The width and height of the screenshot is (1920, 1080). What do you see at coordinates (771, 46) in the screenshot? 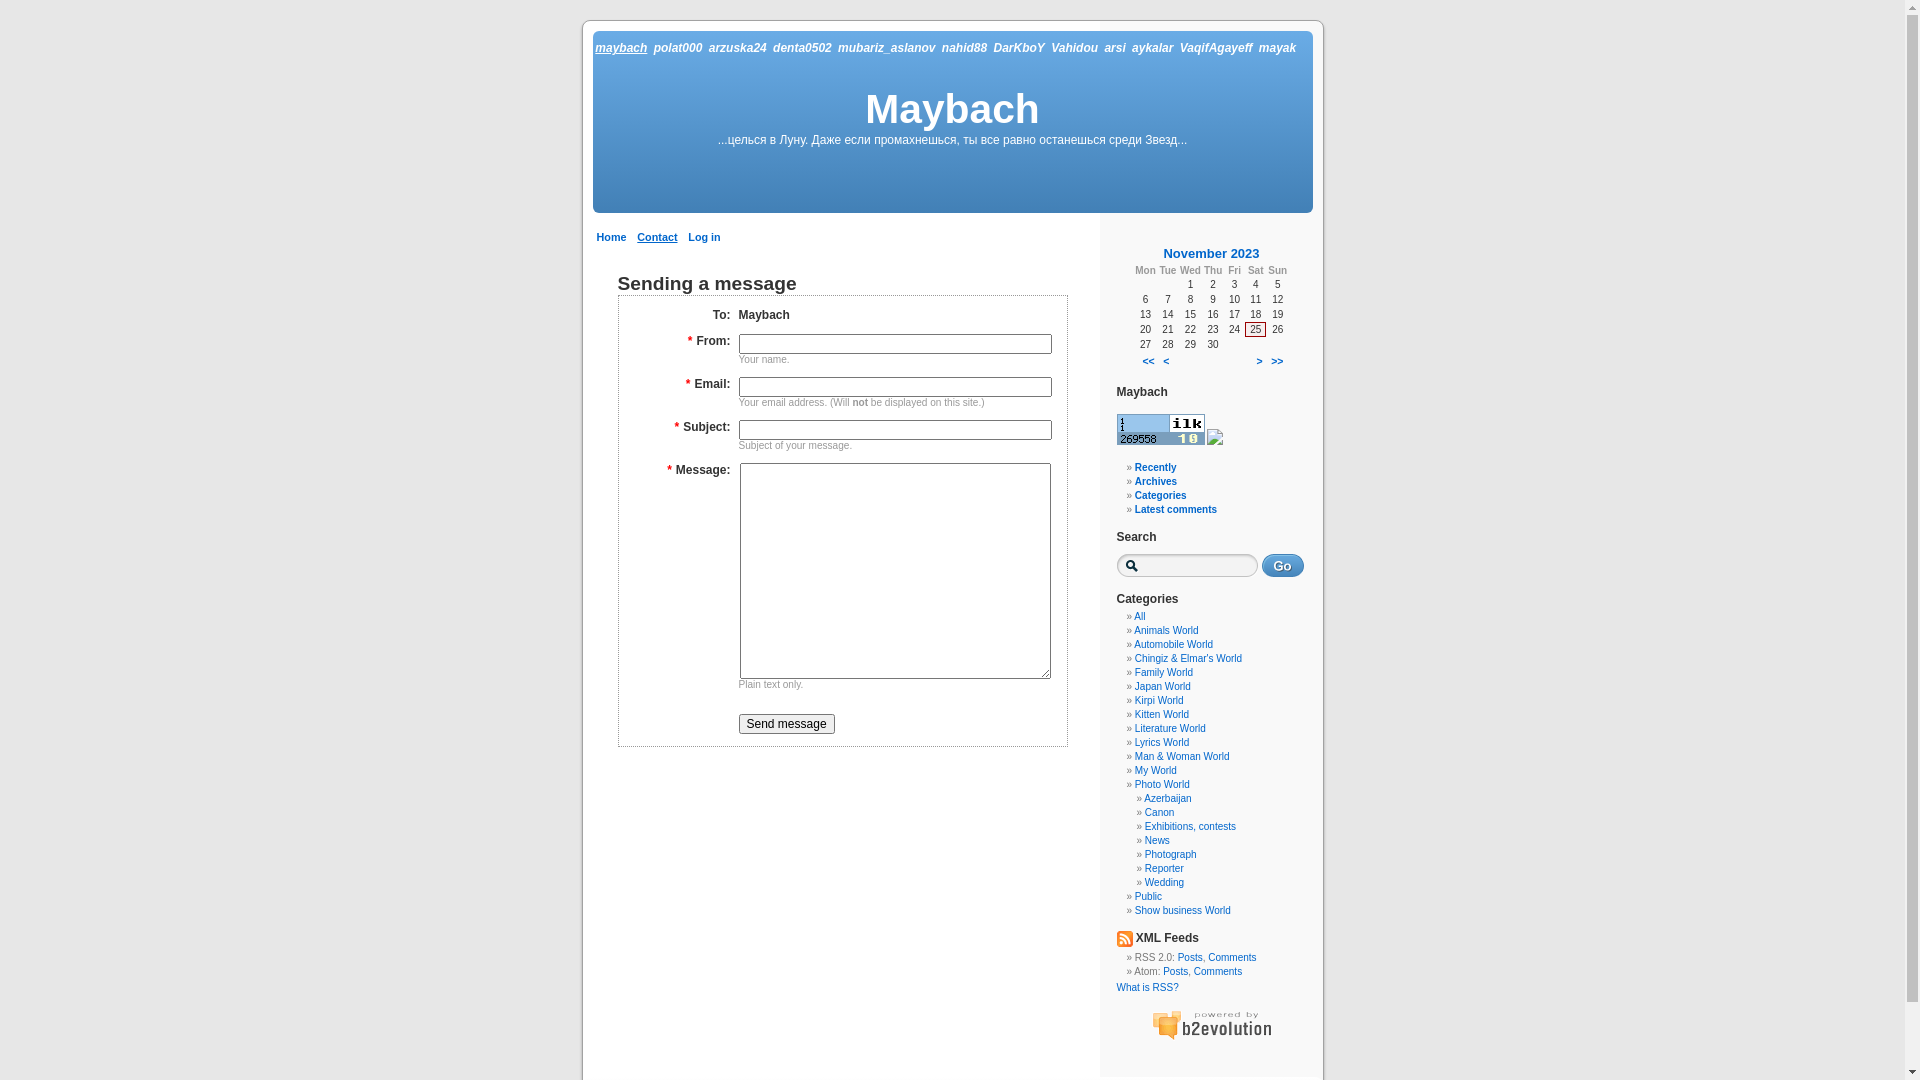
I see `'denta0502'` at bounding box center [771, 46].